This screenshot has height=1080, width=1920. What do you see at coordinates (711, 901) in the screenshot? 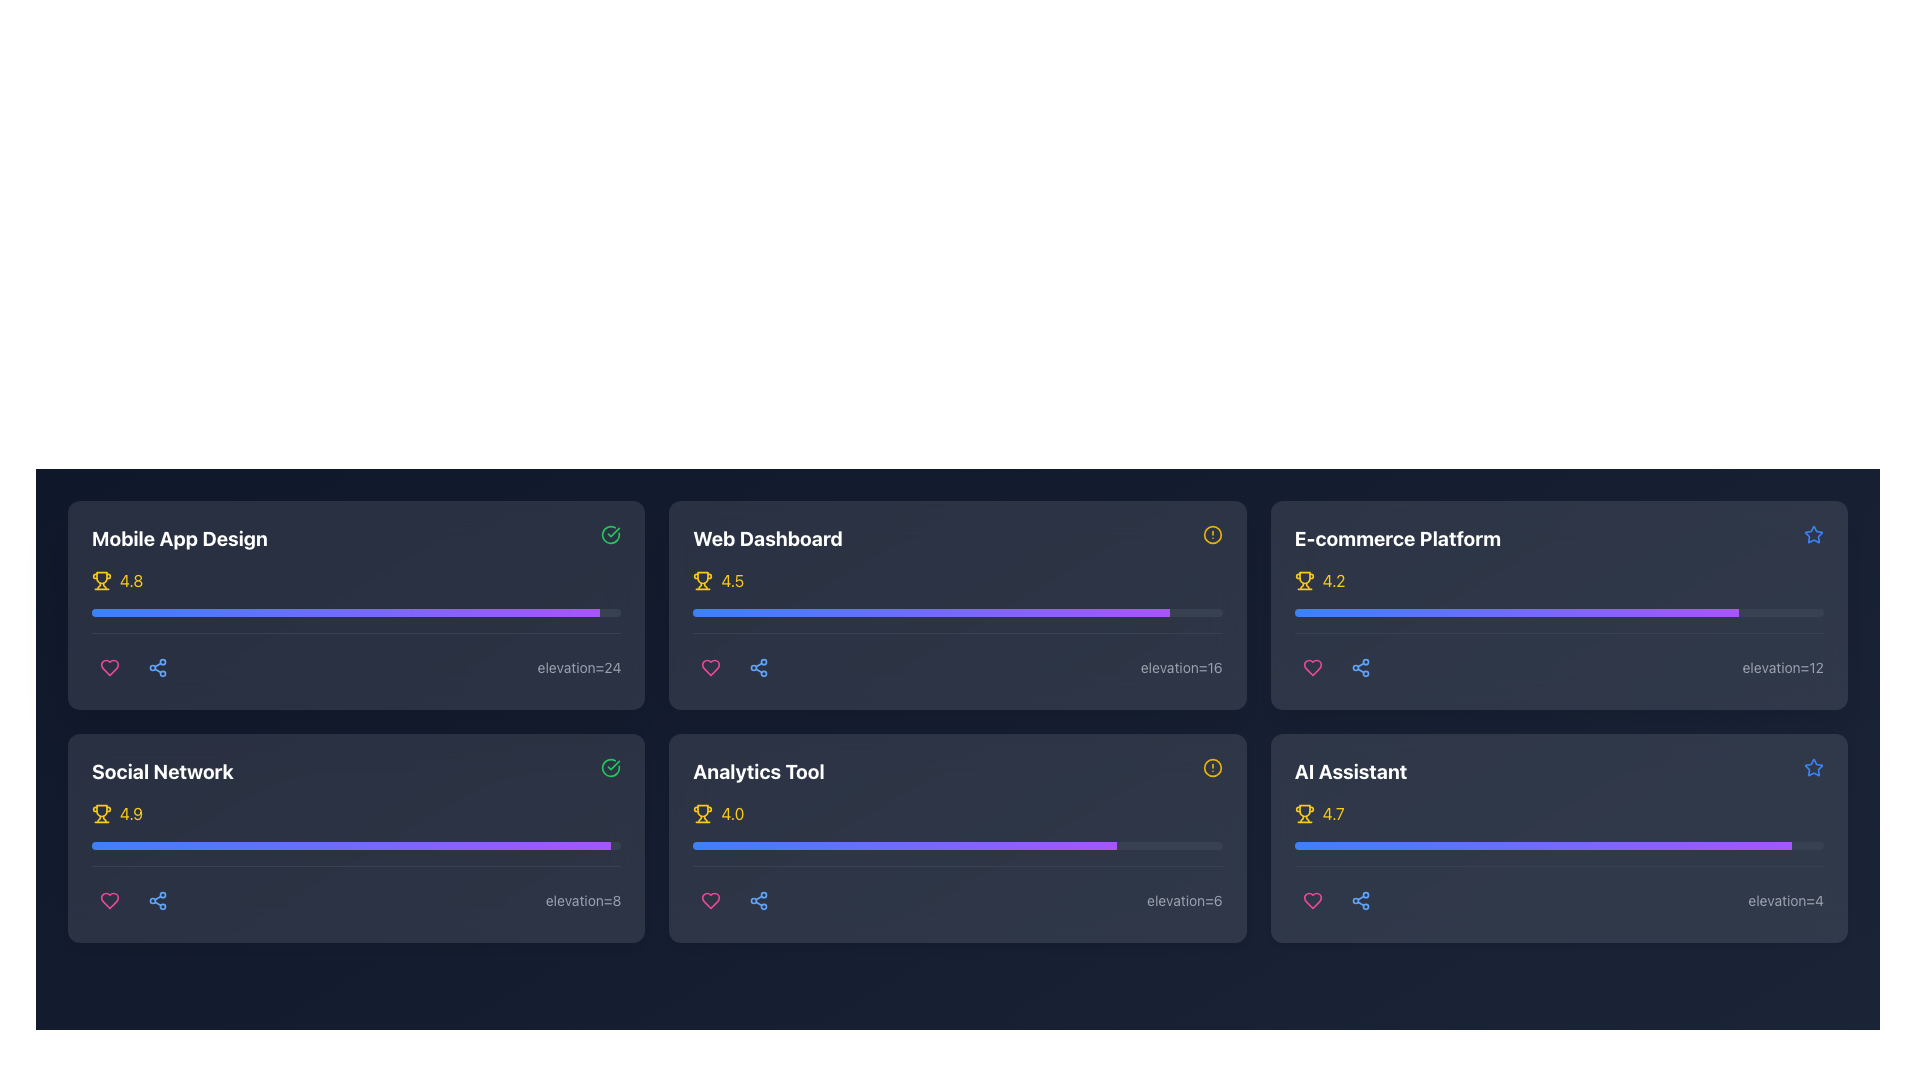
I see `the heart-shaped icon associated with 'like' or 'favorite' action within the 'Analytics Tool' card` at bounding box center [711, 901].